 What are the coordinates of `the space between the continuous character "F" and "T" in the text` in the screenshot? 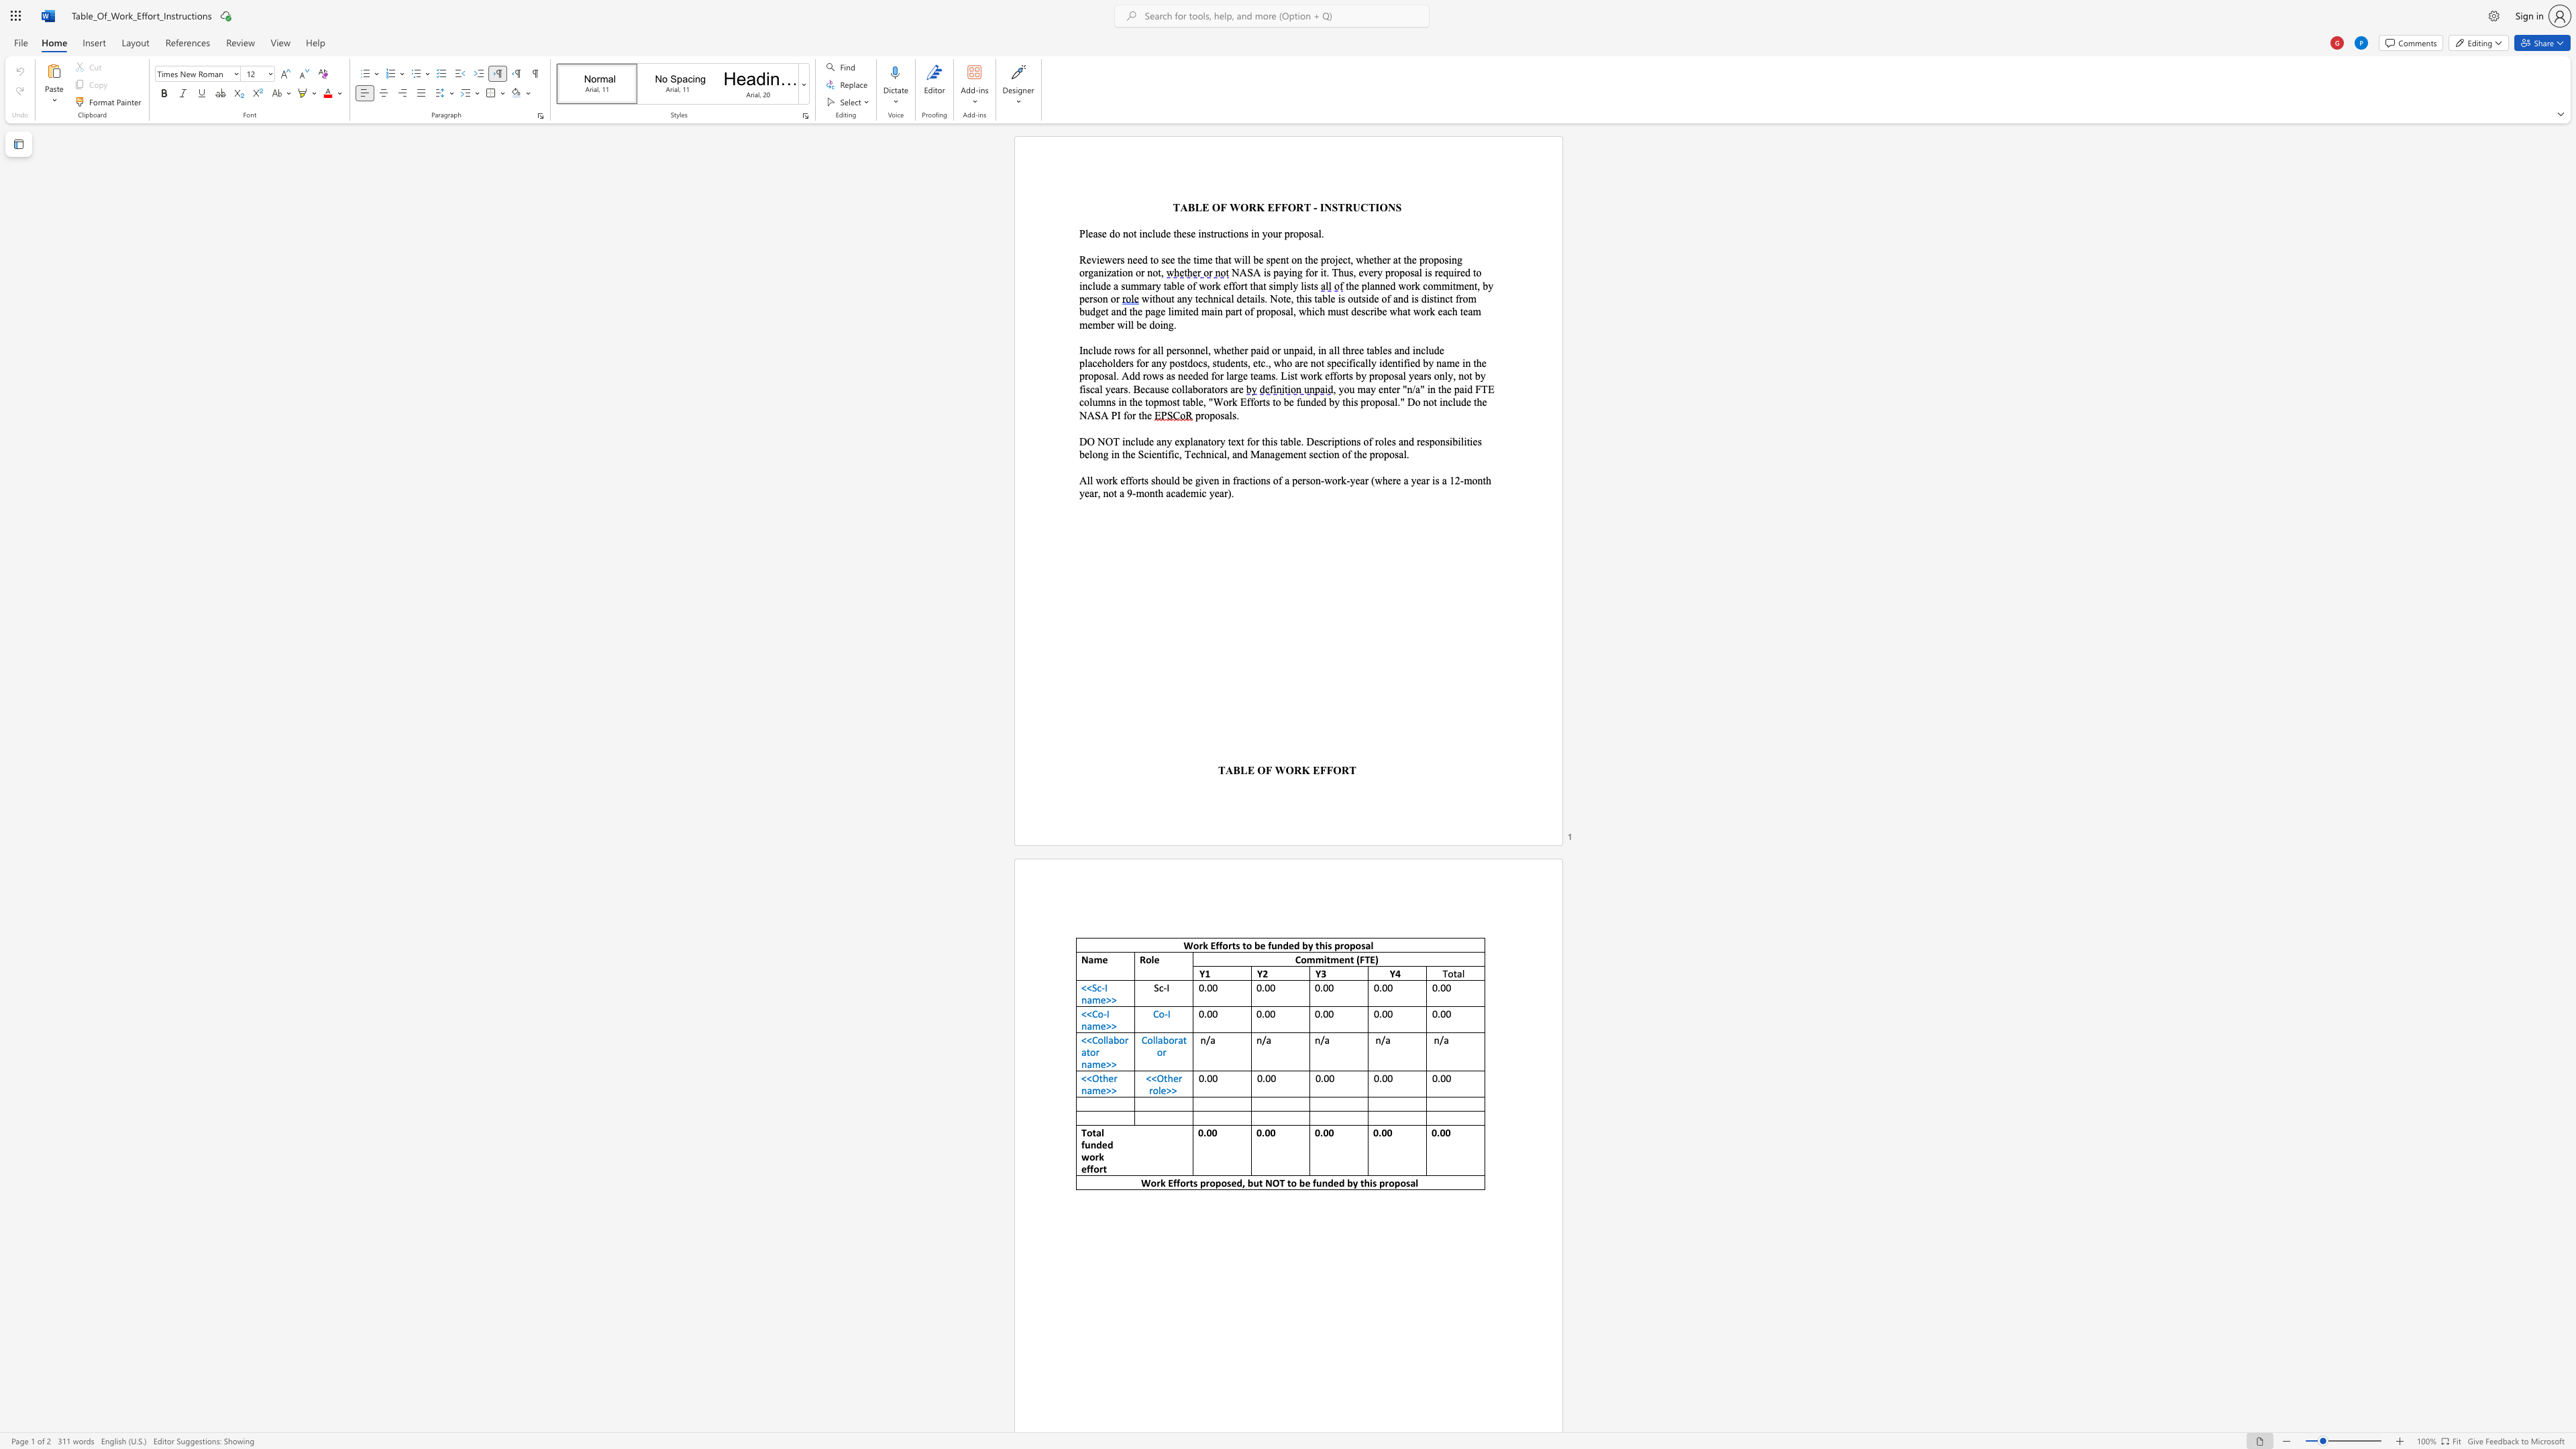 It's located at (1364, 959).